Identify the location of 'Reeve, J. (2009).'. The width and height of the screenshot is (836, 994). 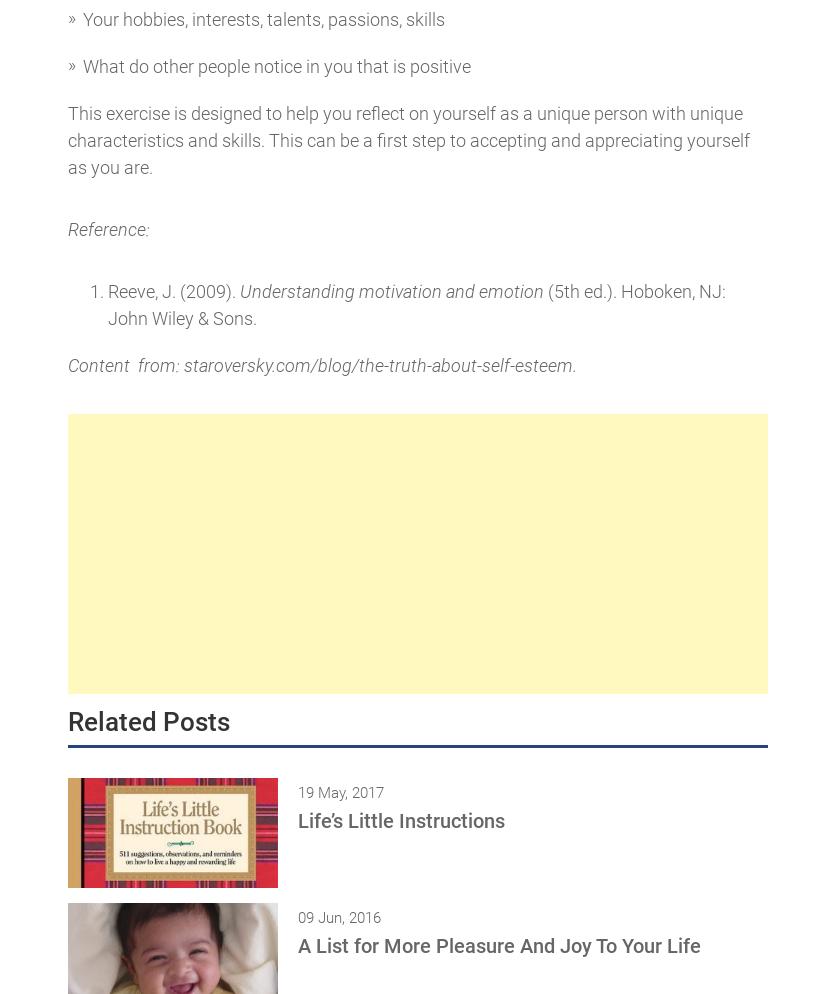
(107, 291).